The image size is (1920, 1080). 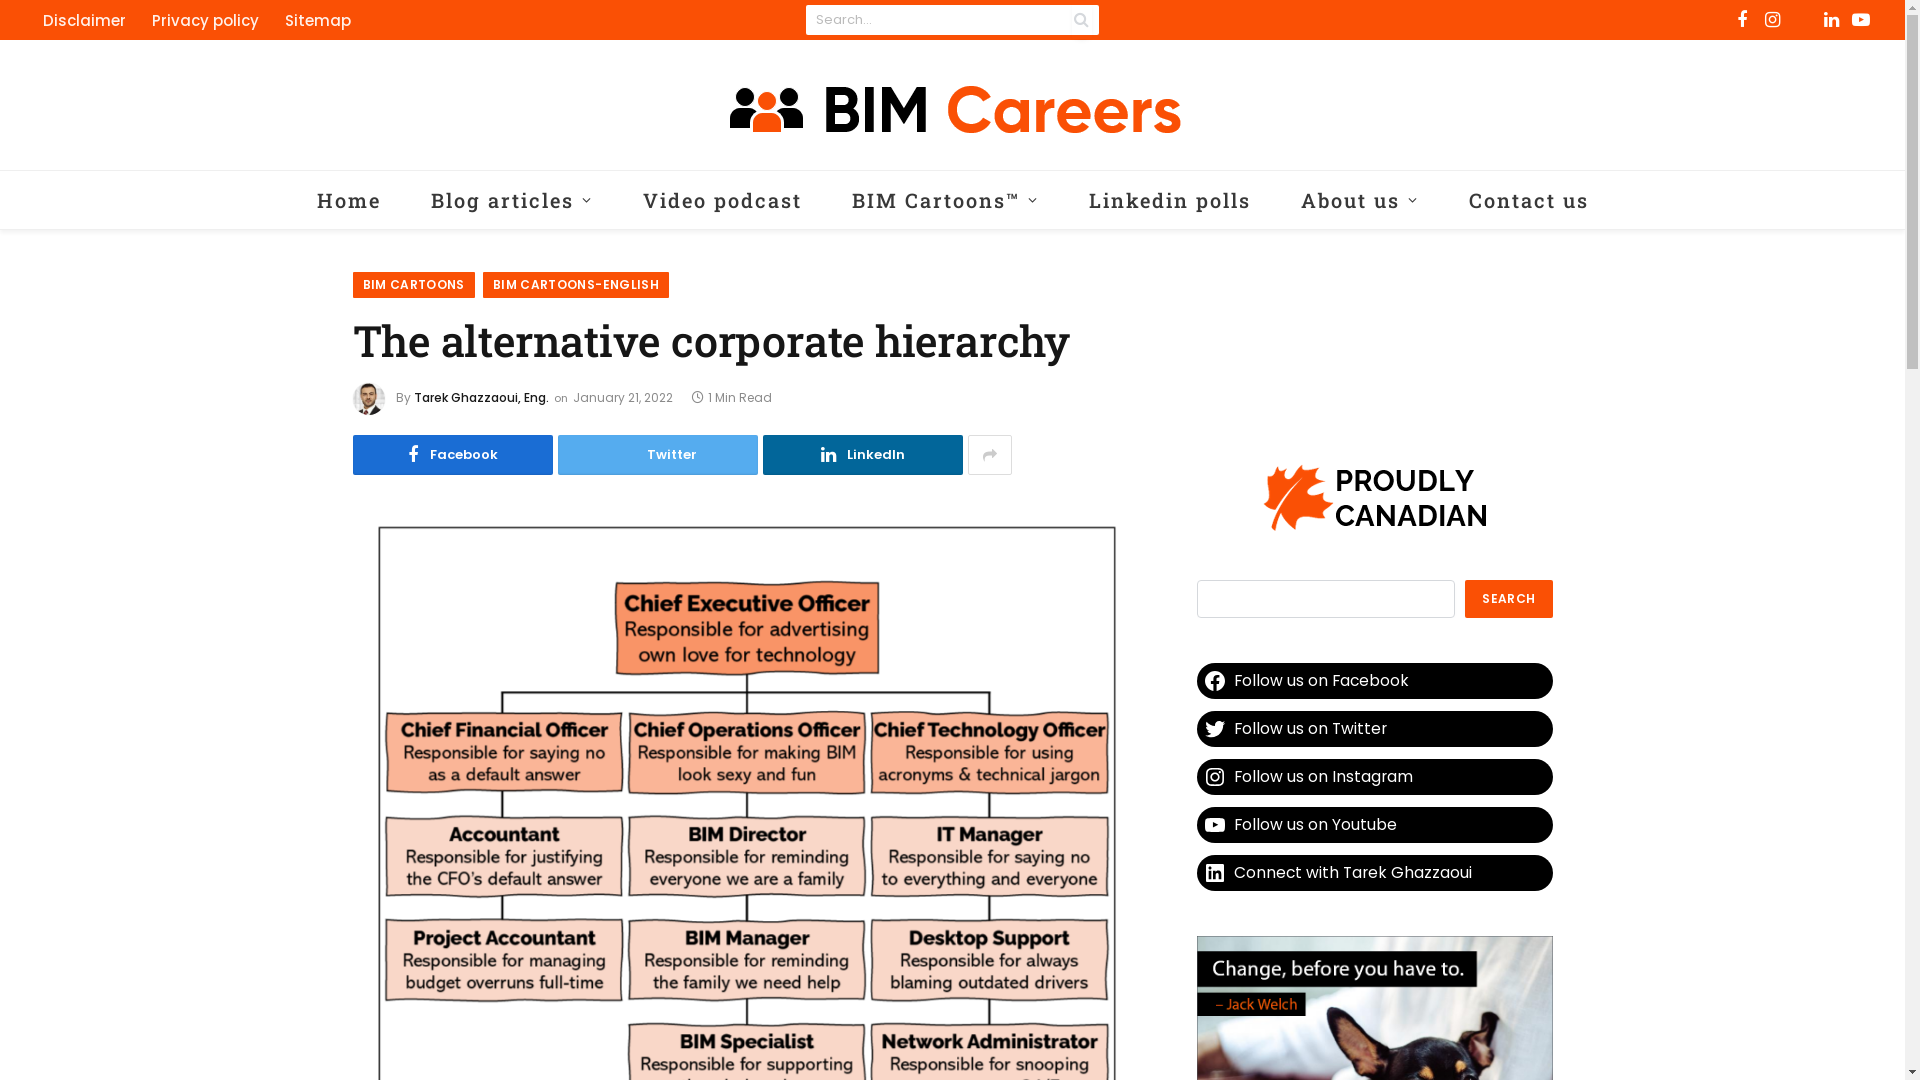 I want to click on 'Privacy policy', so click(x=138, y=19).